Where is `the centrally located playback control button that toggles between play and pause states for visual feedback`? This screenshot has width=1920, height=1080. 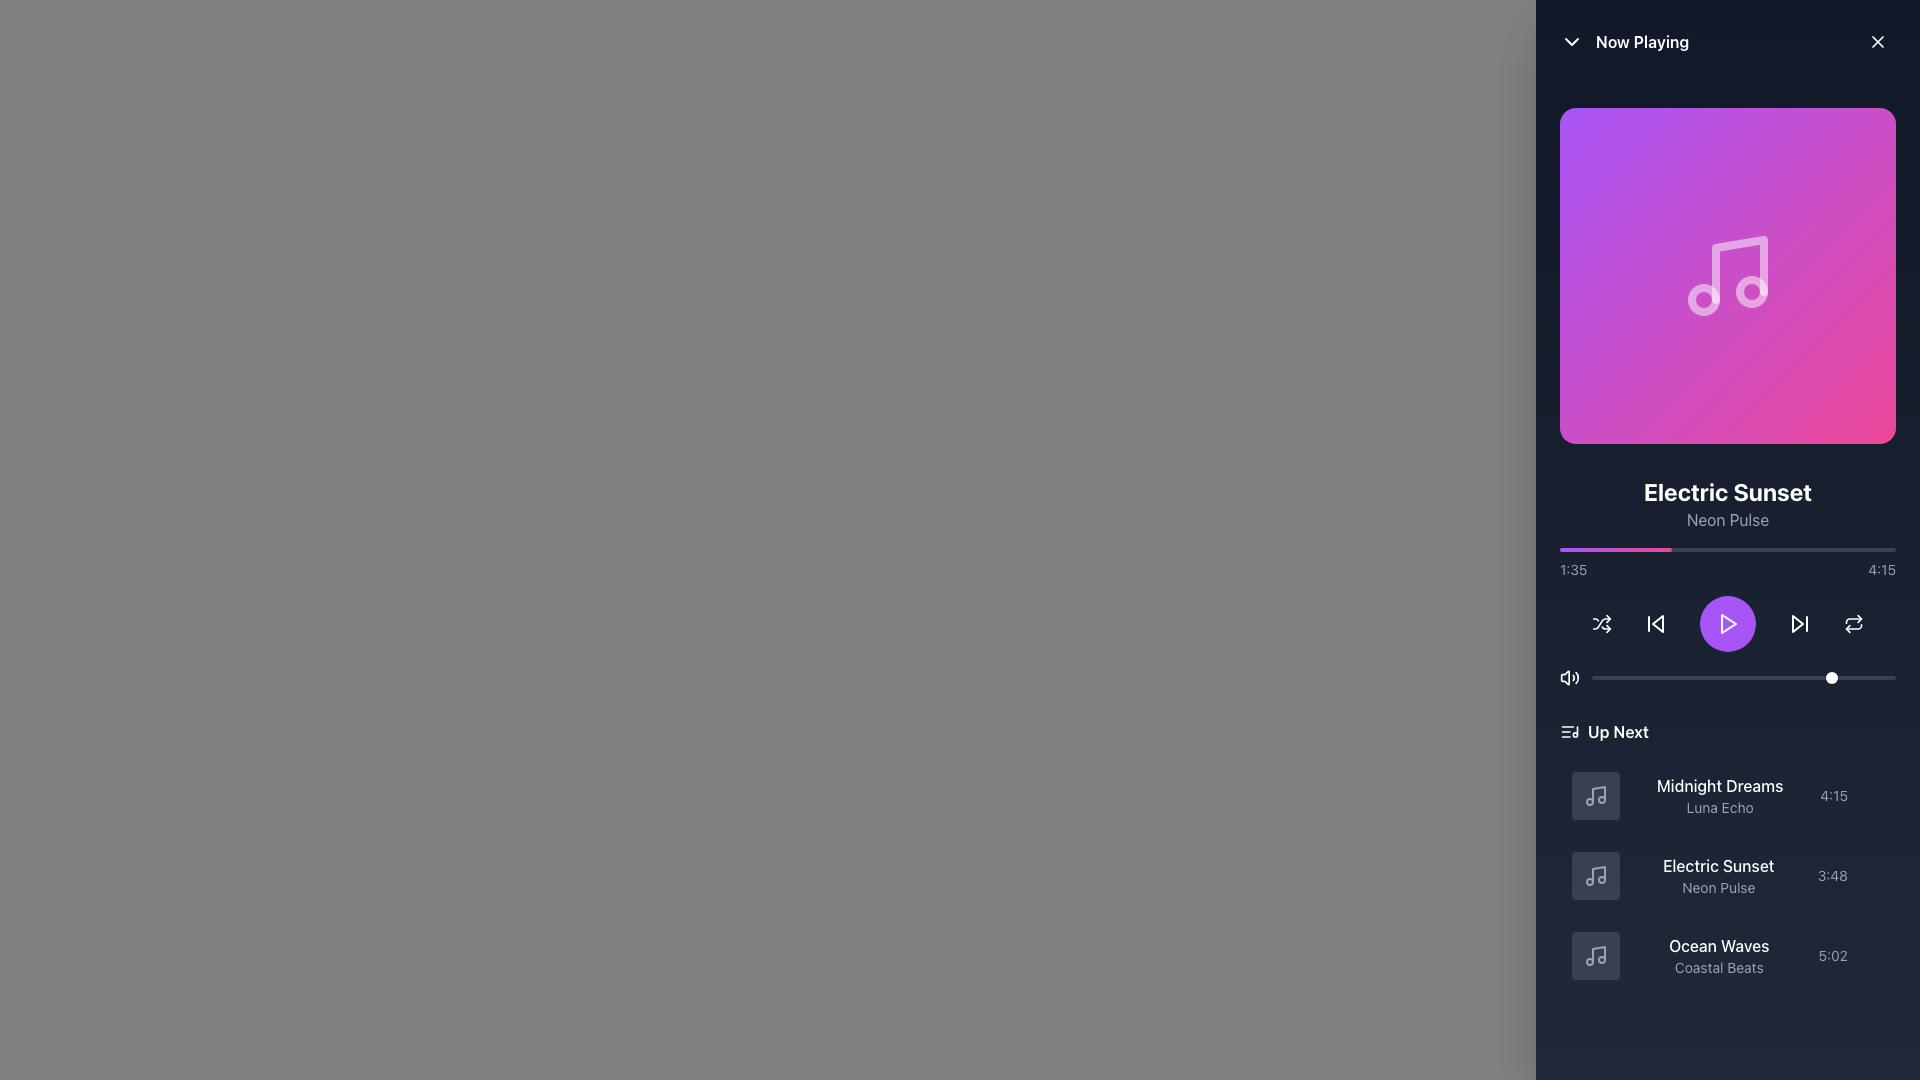
the centrally located playback control button that toggles between play and pause states for visual feedback is located at coordinates (1727, 623).